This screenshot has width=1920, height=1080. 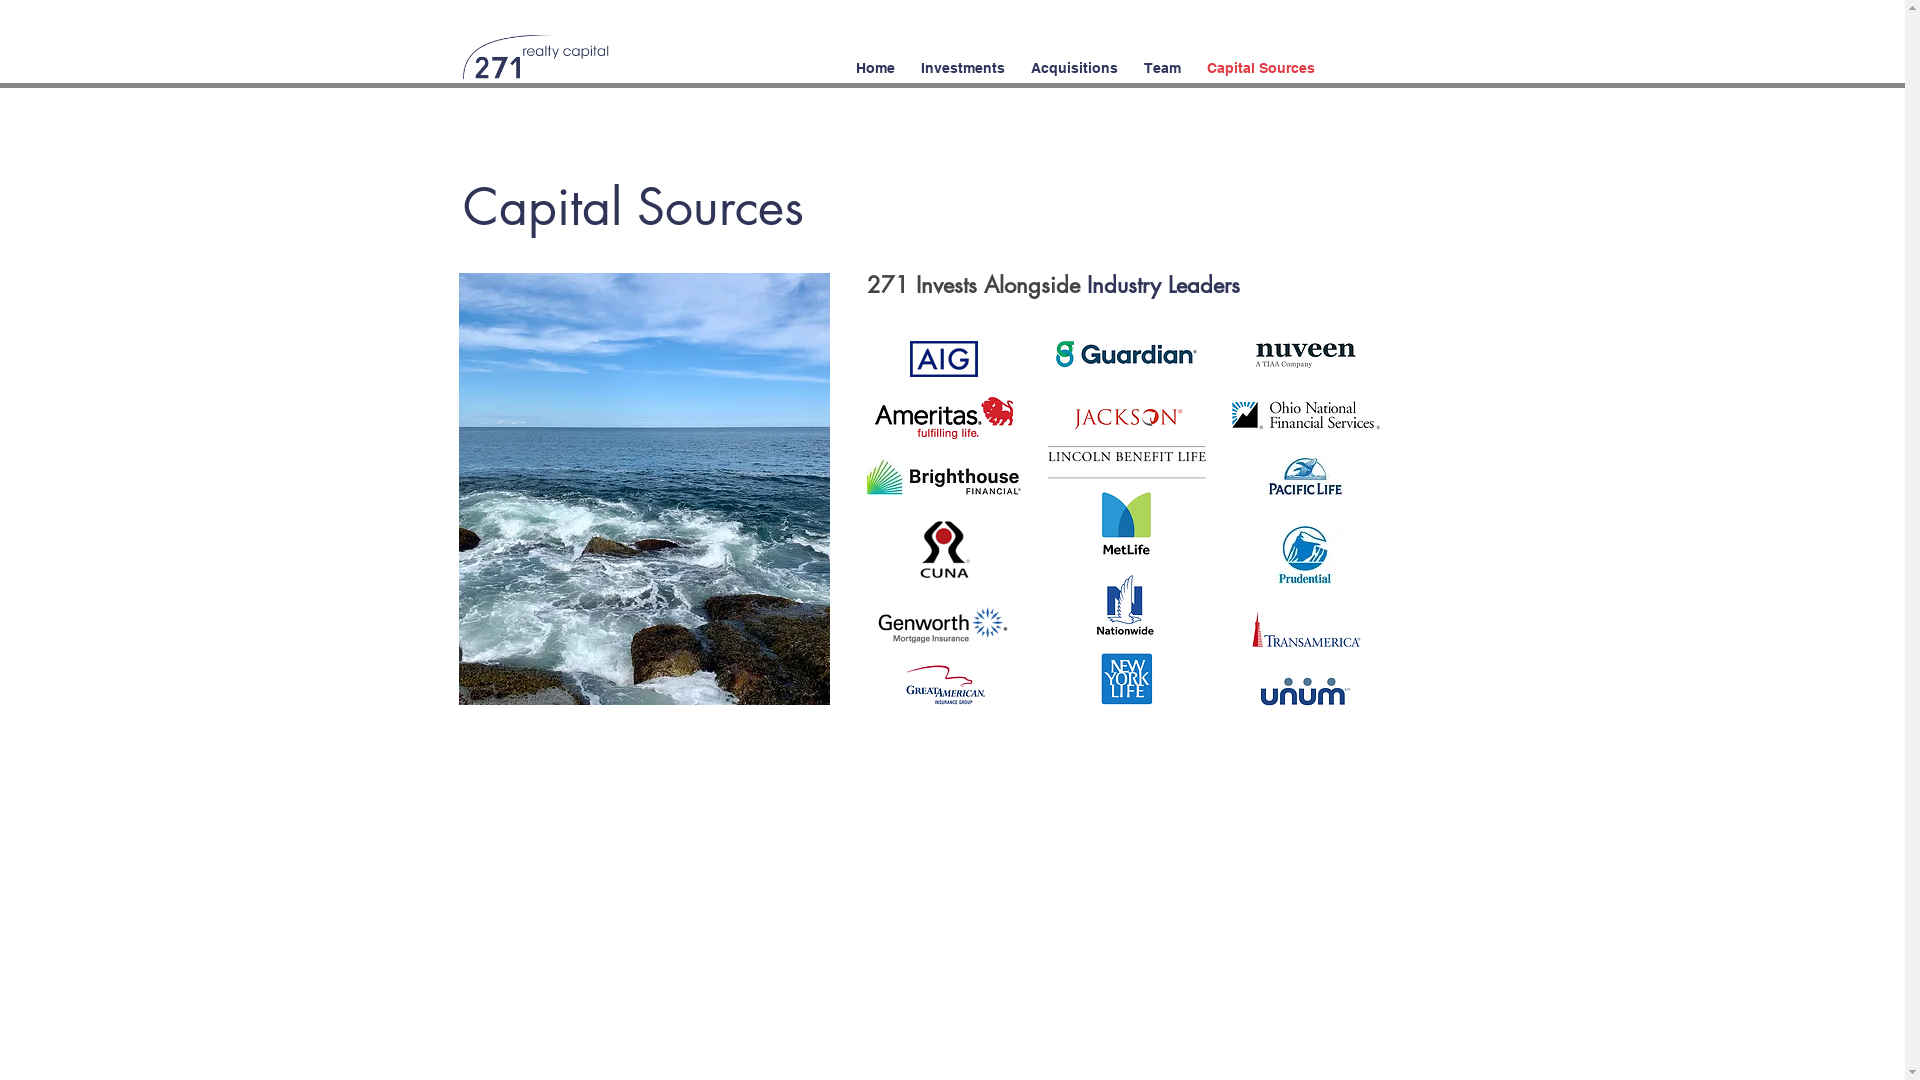 I want to click on 'Acquisitions', so click(x=1073, y=58).